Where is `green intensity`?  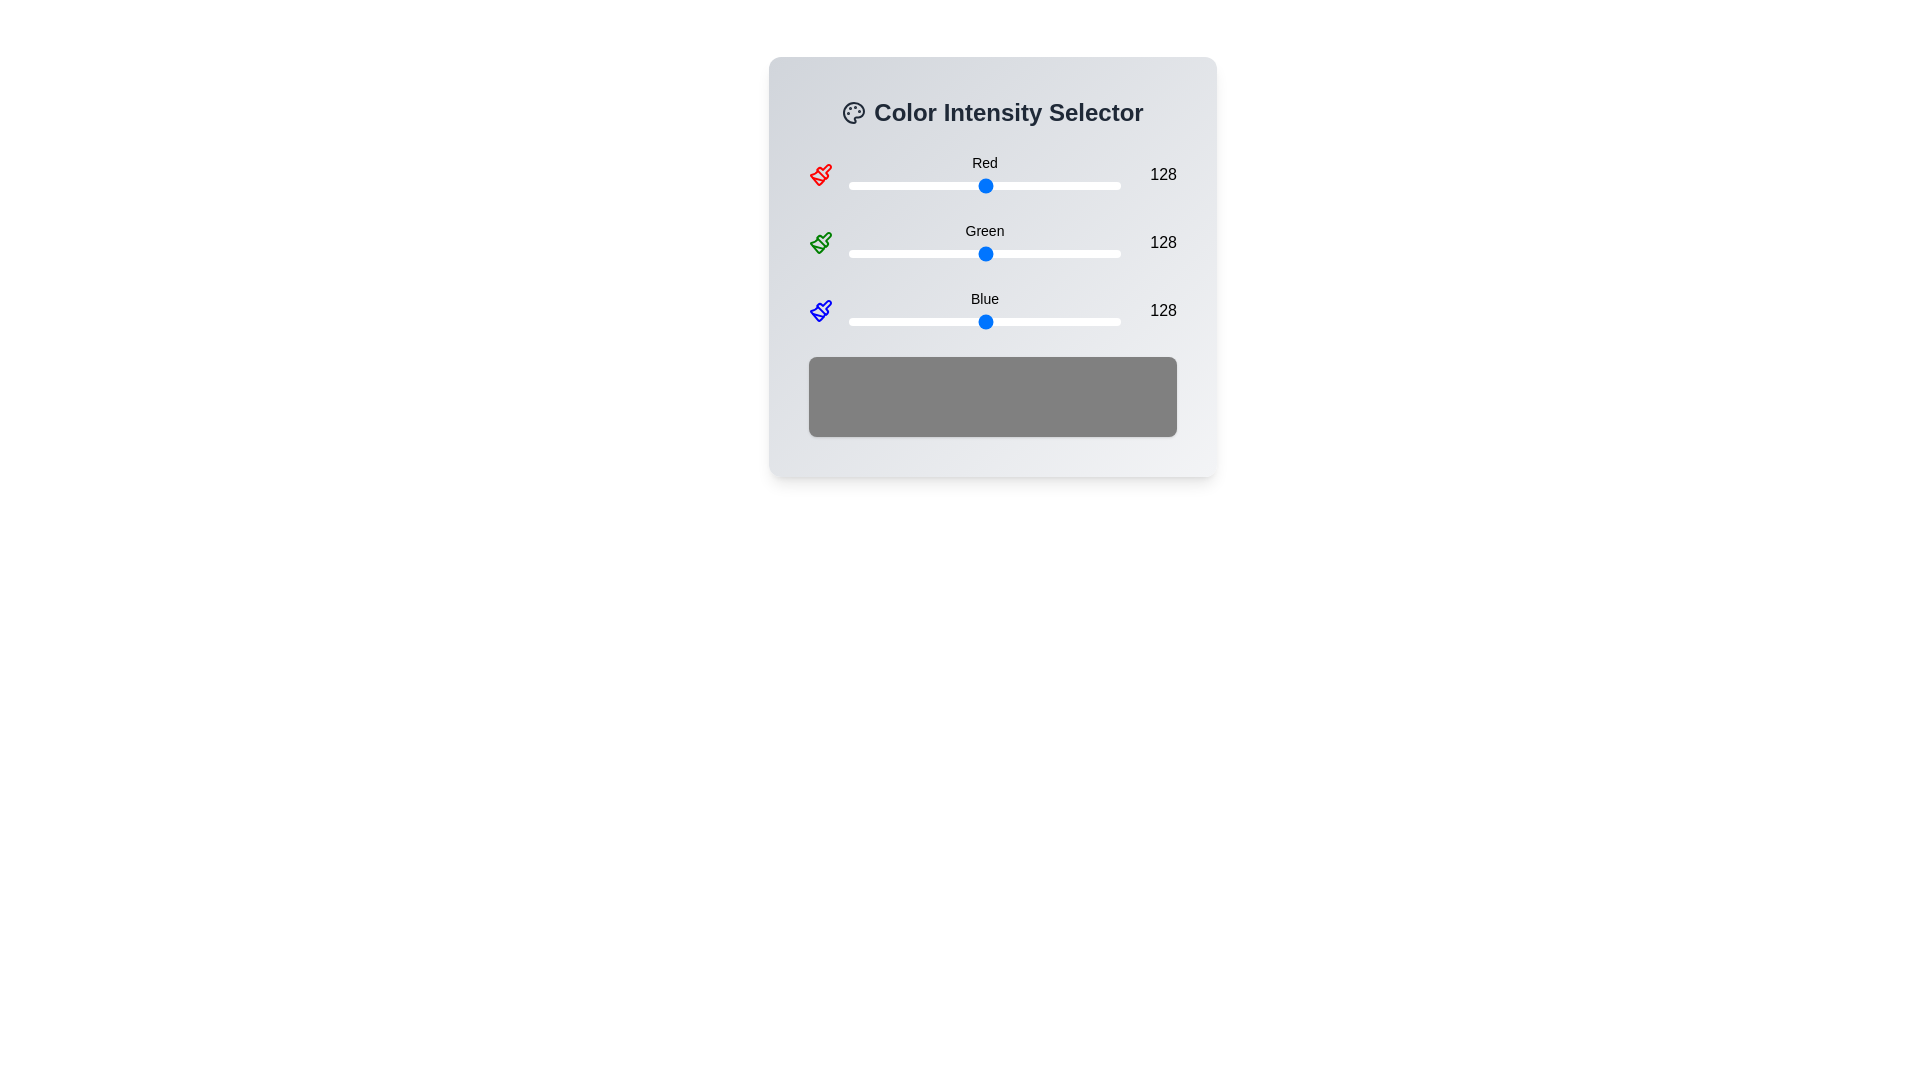
green intensity is located at coordinates (974, 253).